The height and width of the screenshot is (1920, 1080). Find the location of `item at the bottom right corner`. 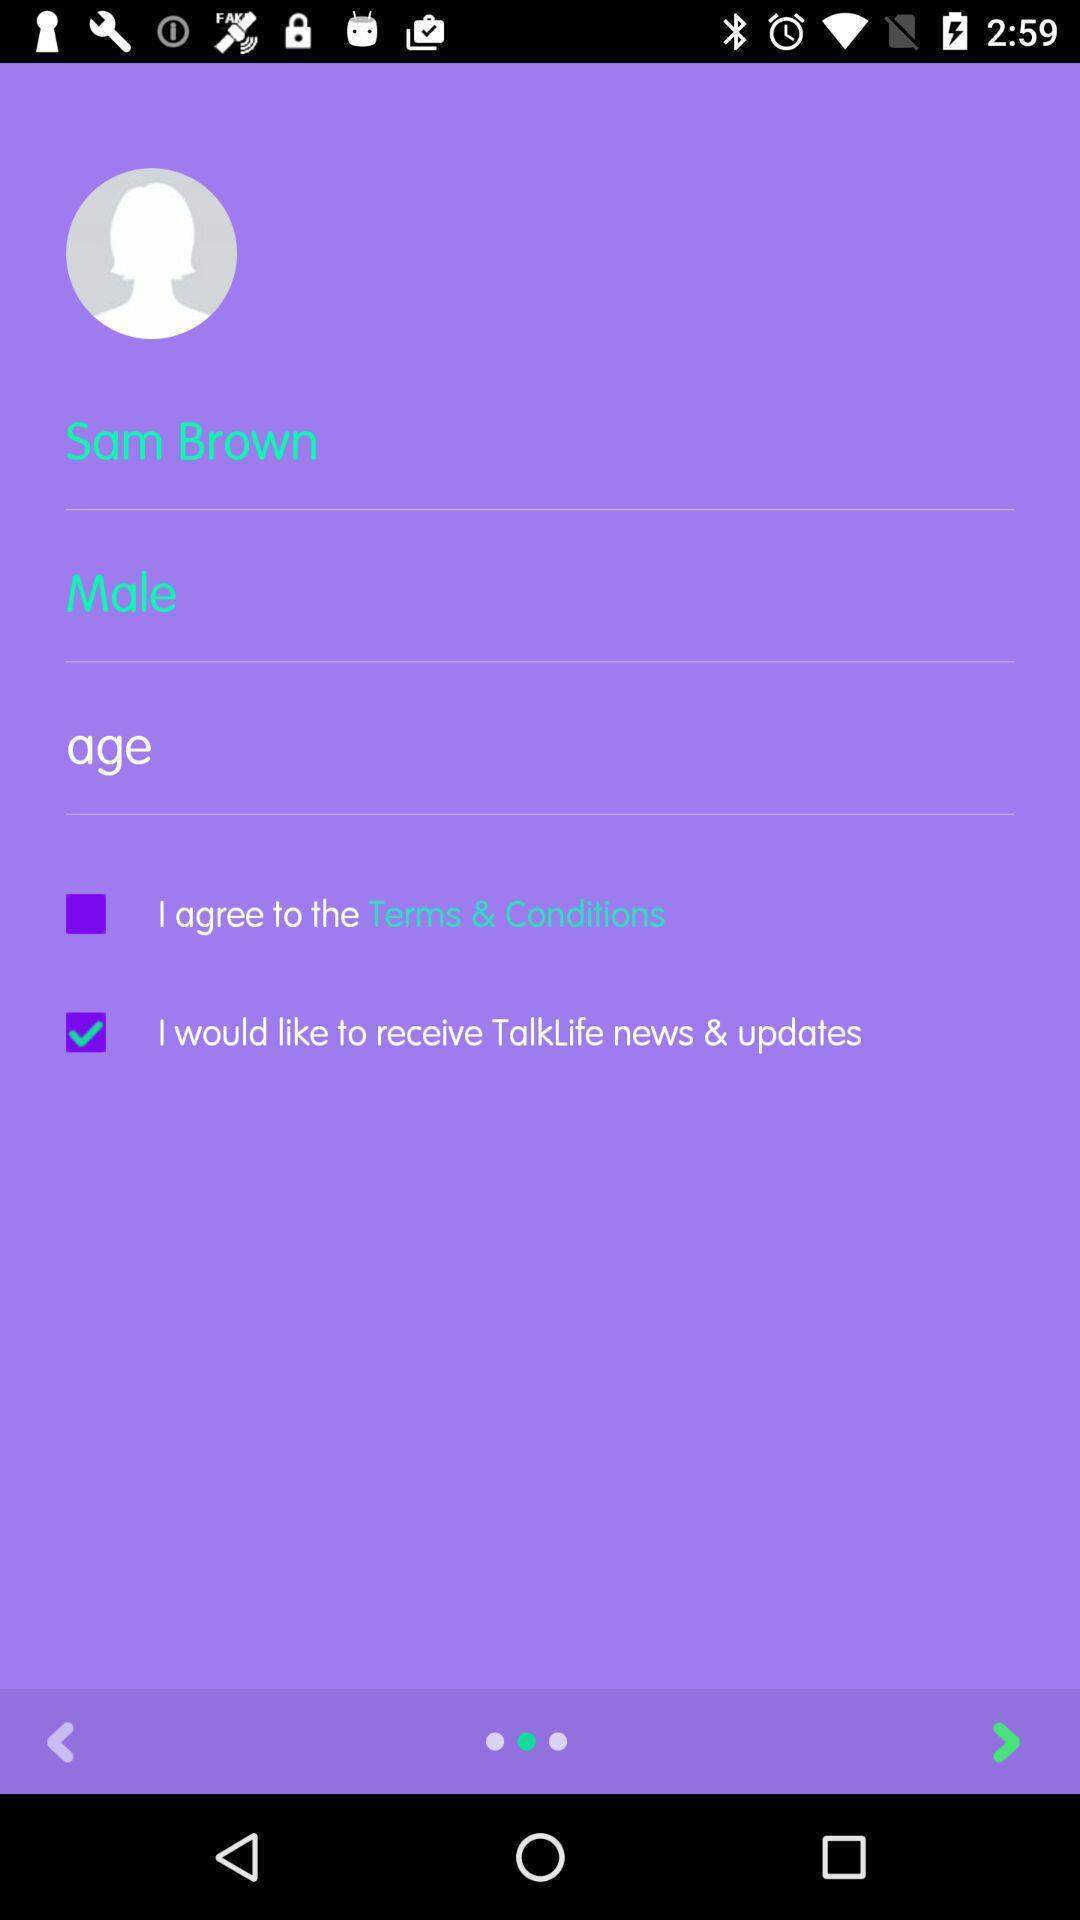

item at the bottom right corner is located at coordinates (1029, 1740).